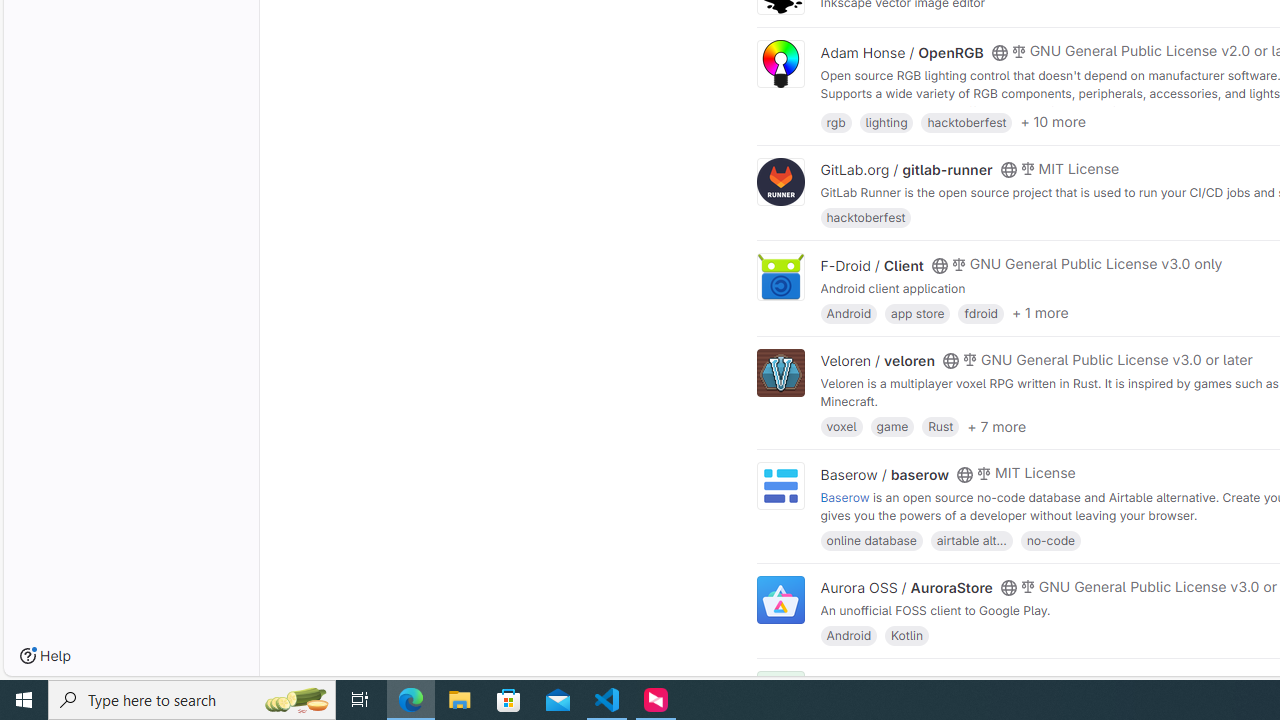  Describe the element at coordinates (916, 312) in the screenshot. I see `'app store'` at that location.